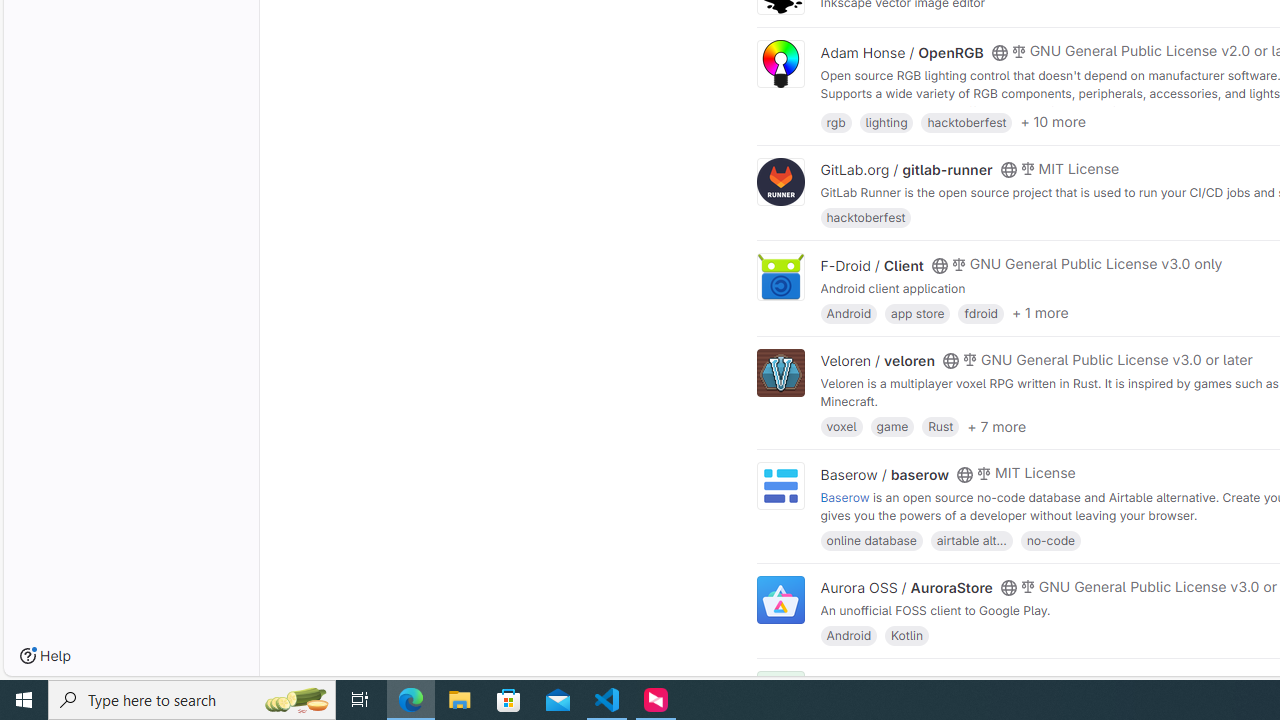  Describe the element at coordinates (916, 312) in the screenshot. I see `'app store'` at that location.